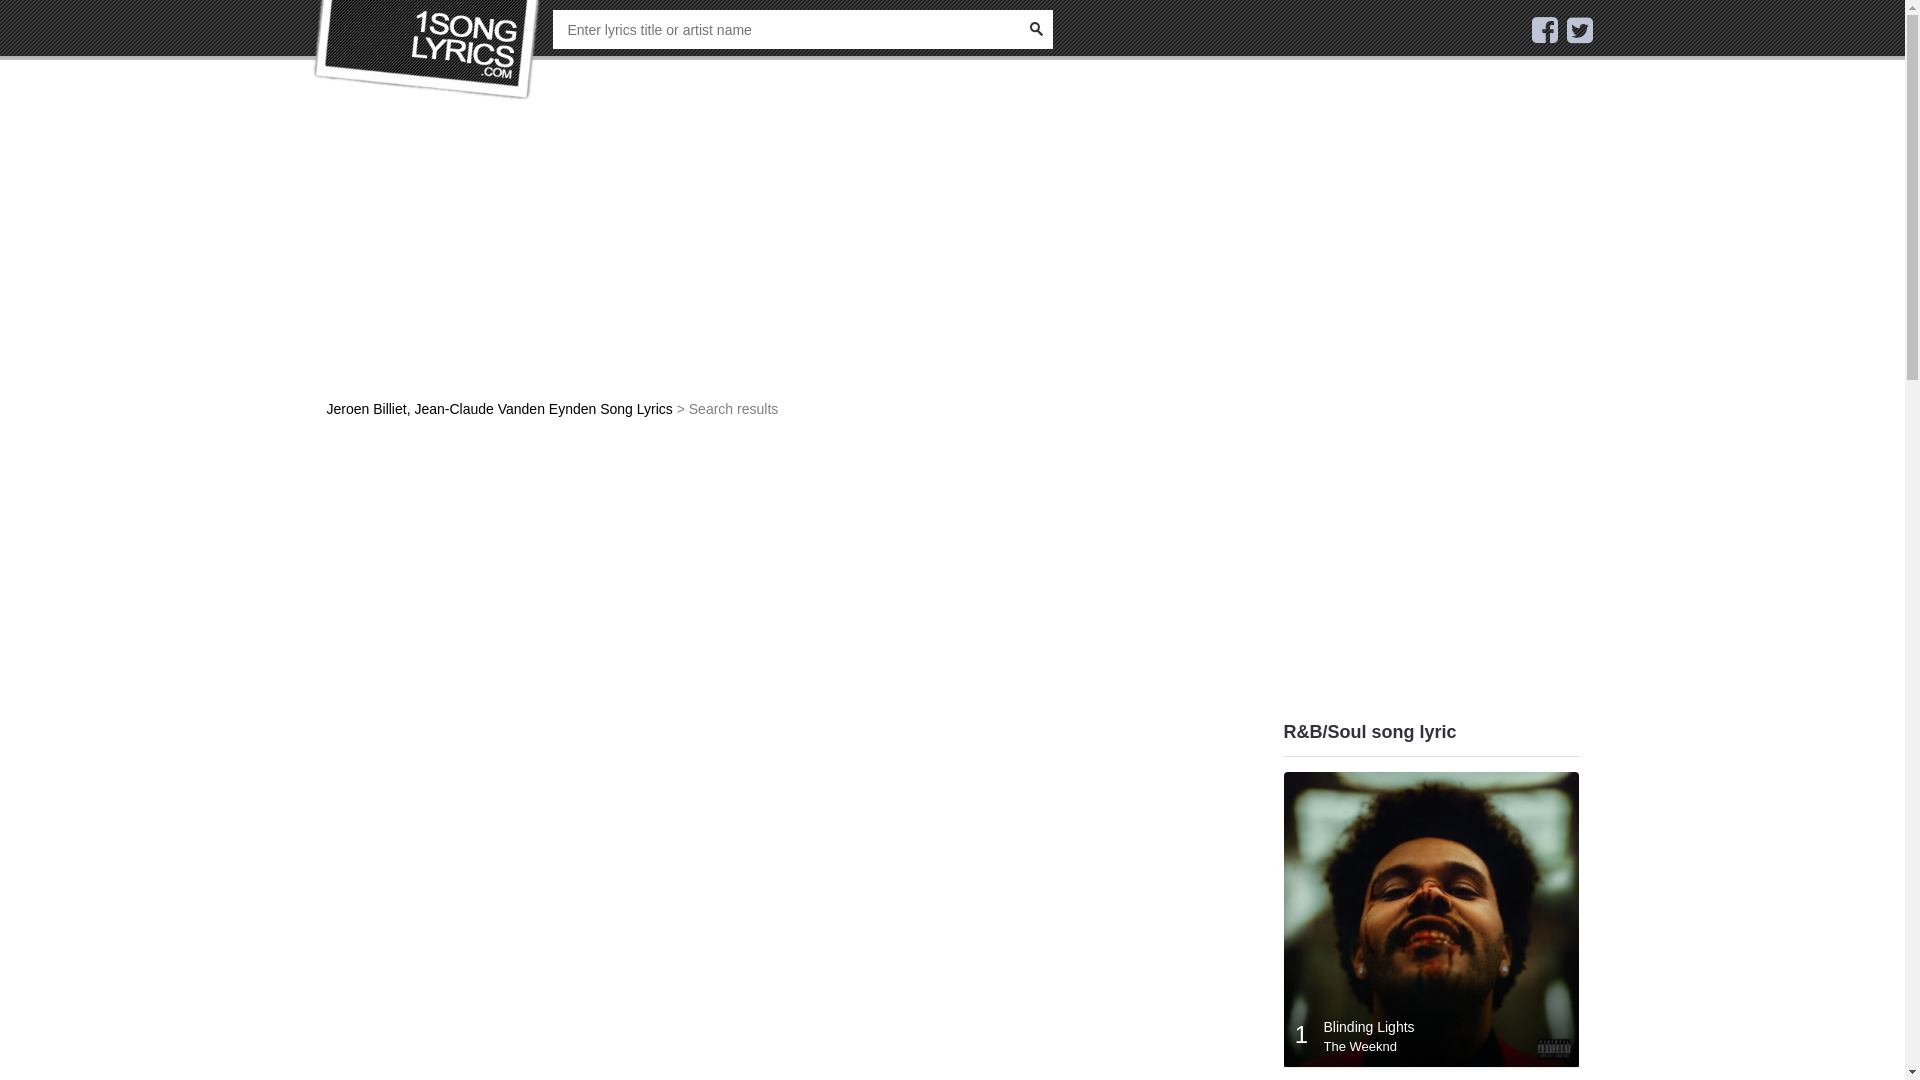 This screenshot has height=1080, width=1920. What do you see at coordinates (1283, 419) in the screenshot?
I see `'Advertisement'` at bounding box center [1283, 419].